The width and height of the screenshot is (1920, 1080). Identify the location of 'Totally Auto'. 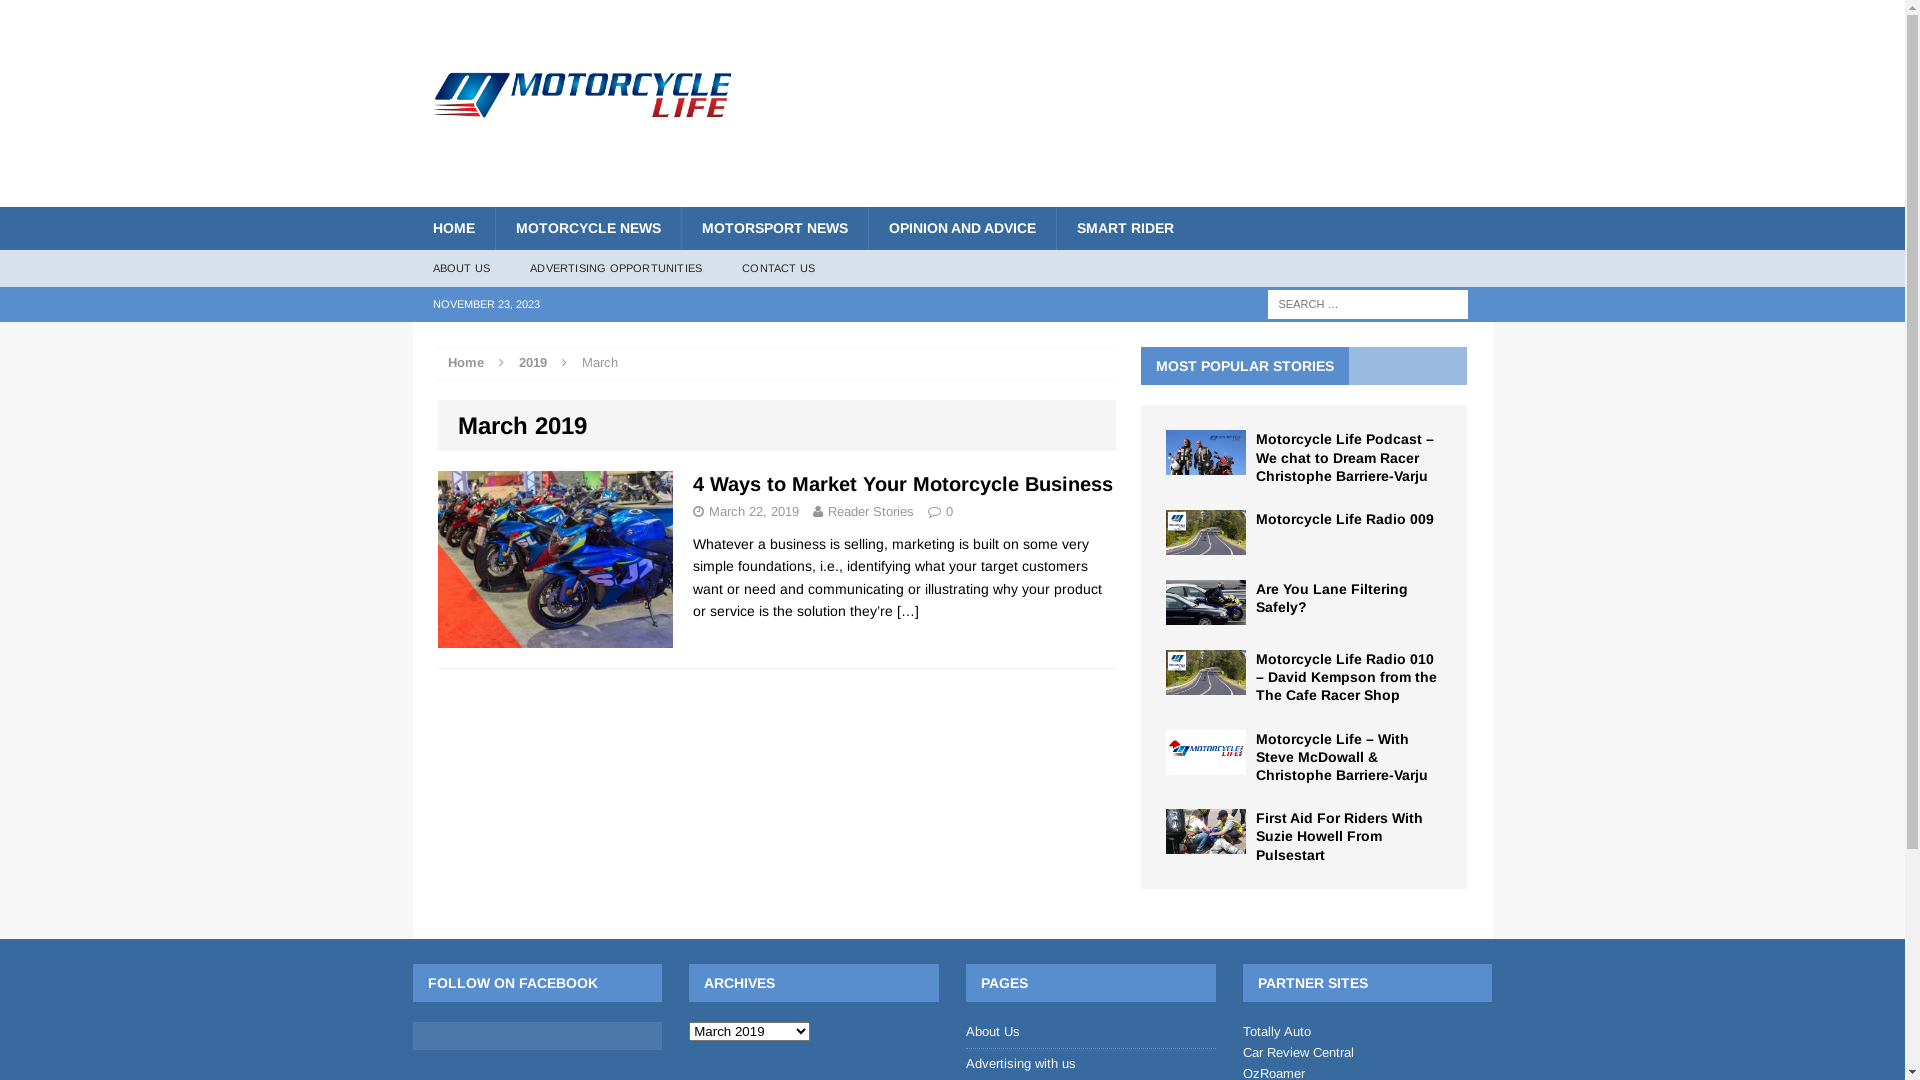
(1275, 1031).